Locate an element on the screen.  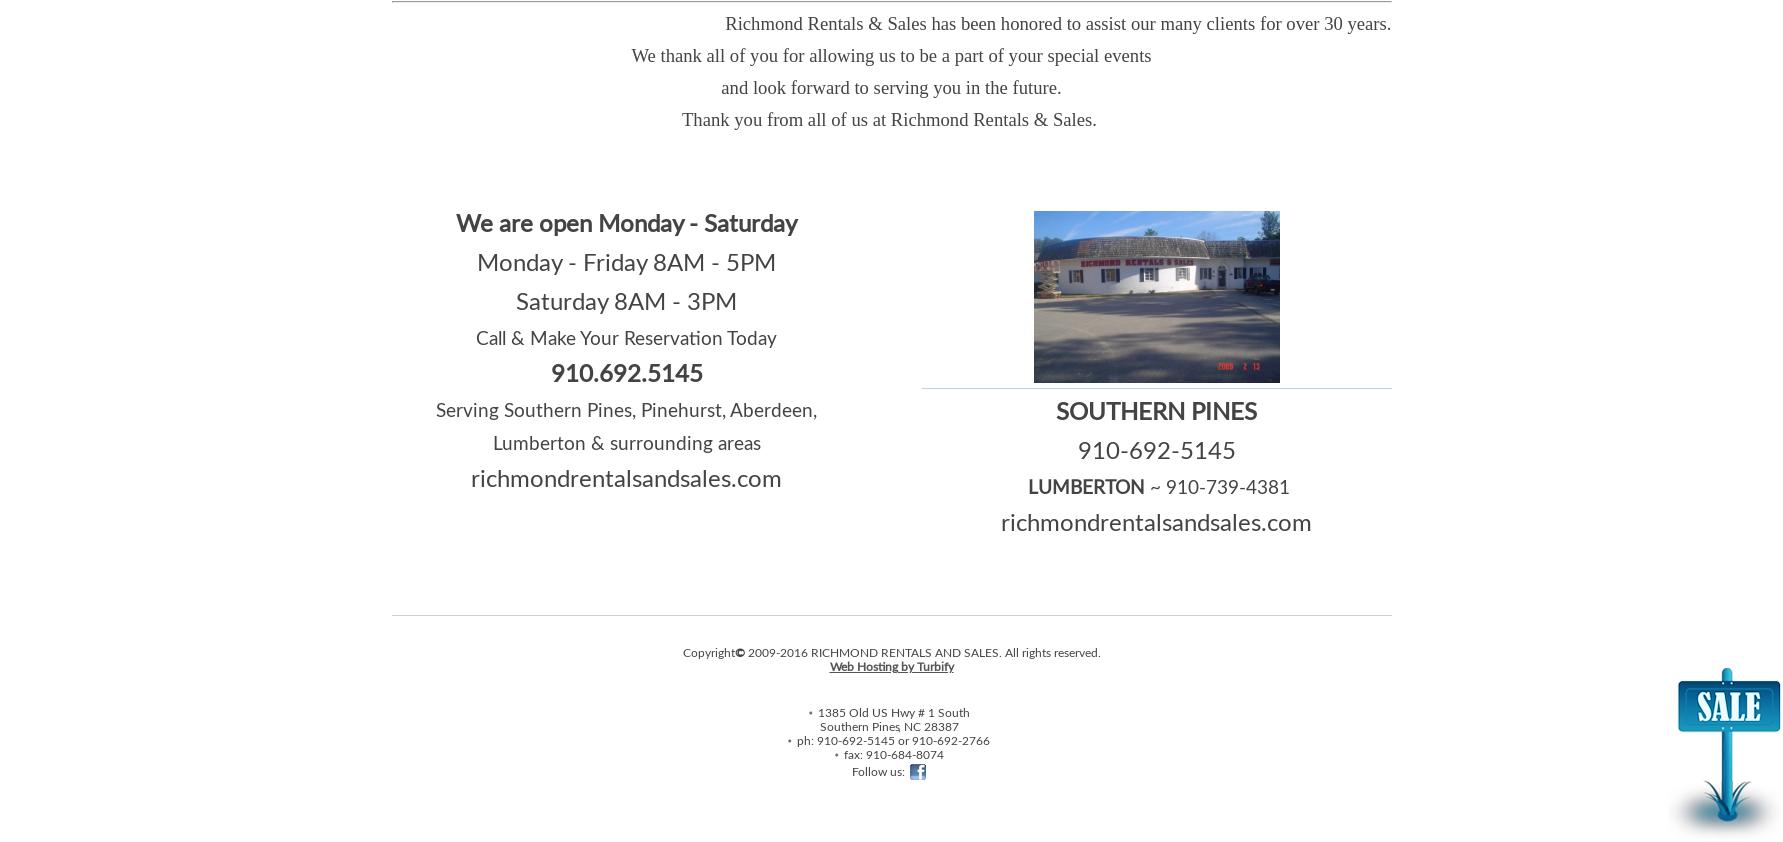
'Thank you from all of us at Richmond Rentals & Sales.' is located at coordinates (889, 117).